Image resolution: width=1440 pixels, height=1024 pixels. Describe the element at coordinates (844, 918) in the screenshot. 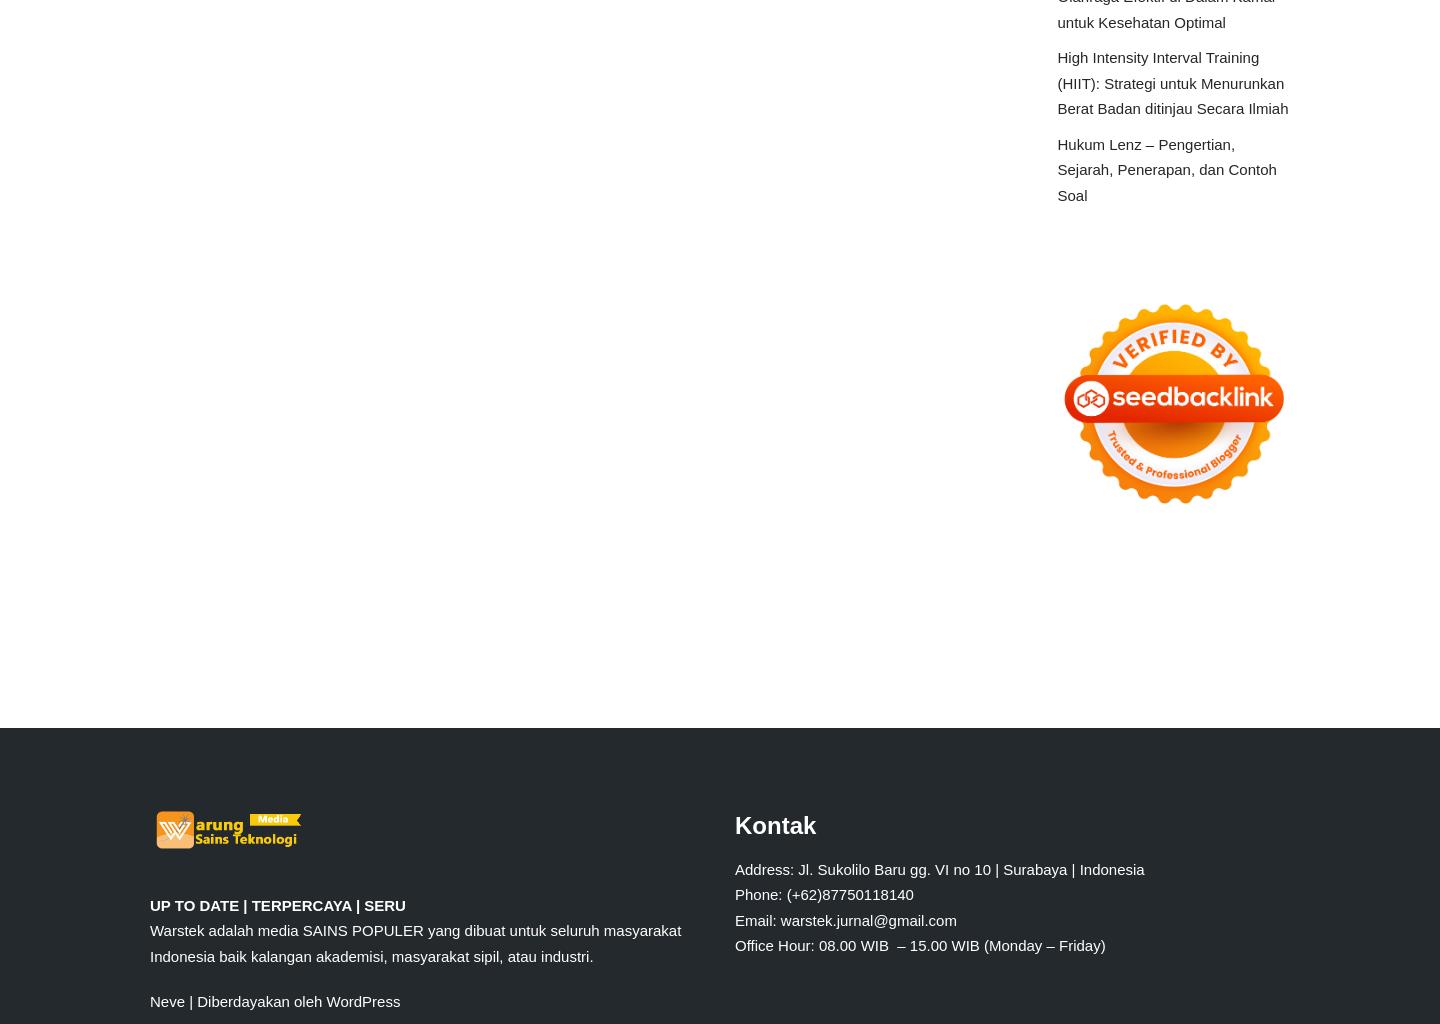

I see `'Email: warstek.jurnal@gmail.com'` at that location.